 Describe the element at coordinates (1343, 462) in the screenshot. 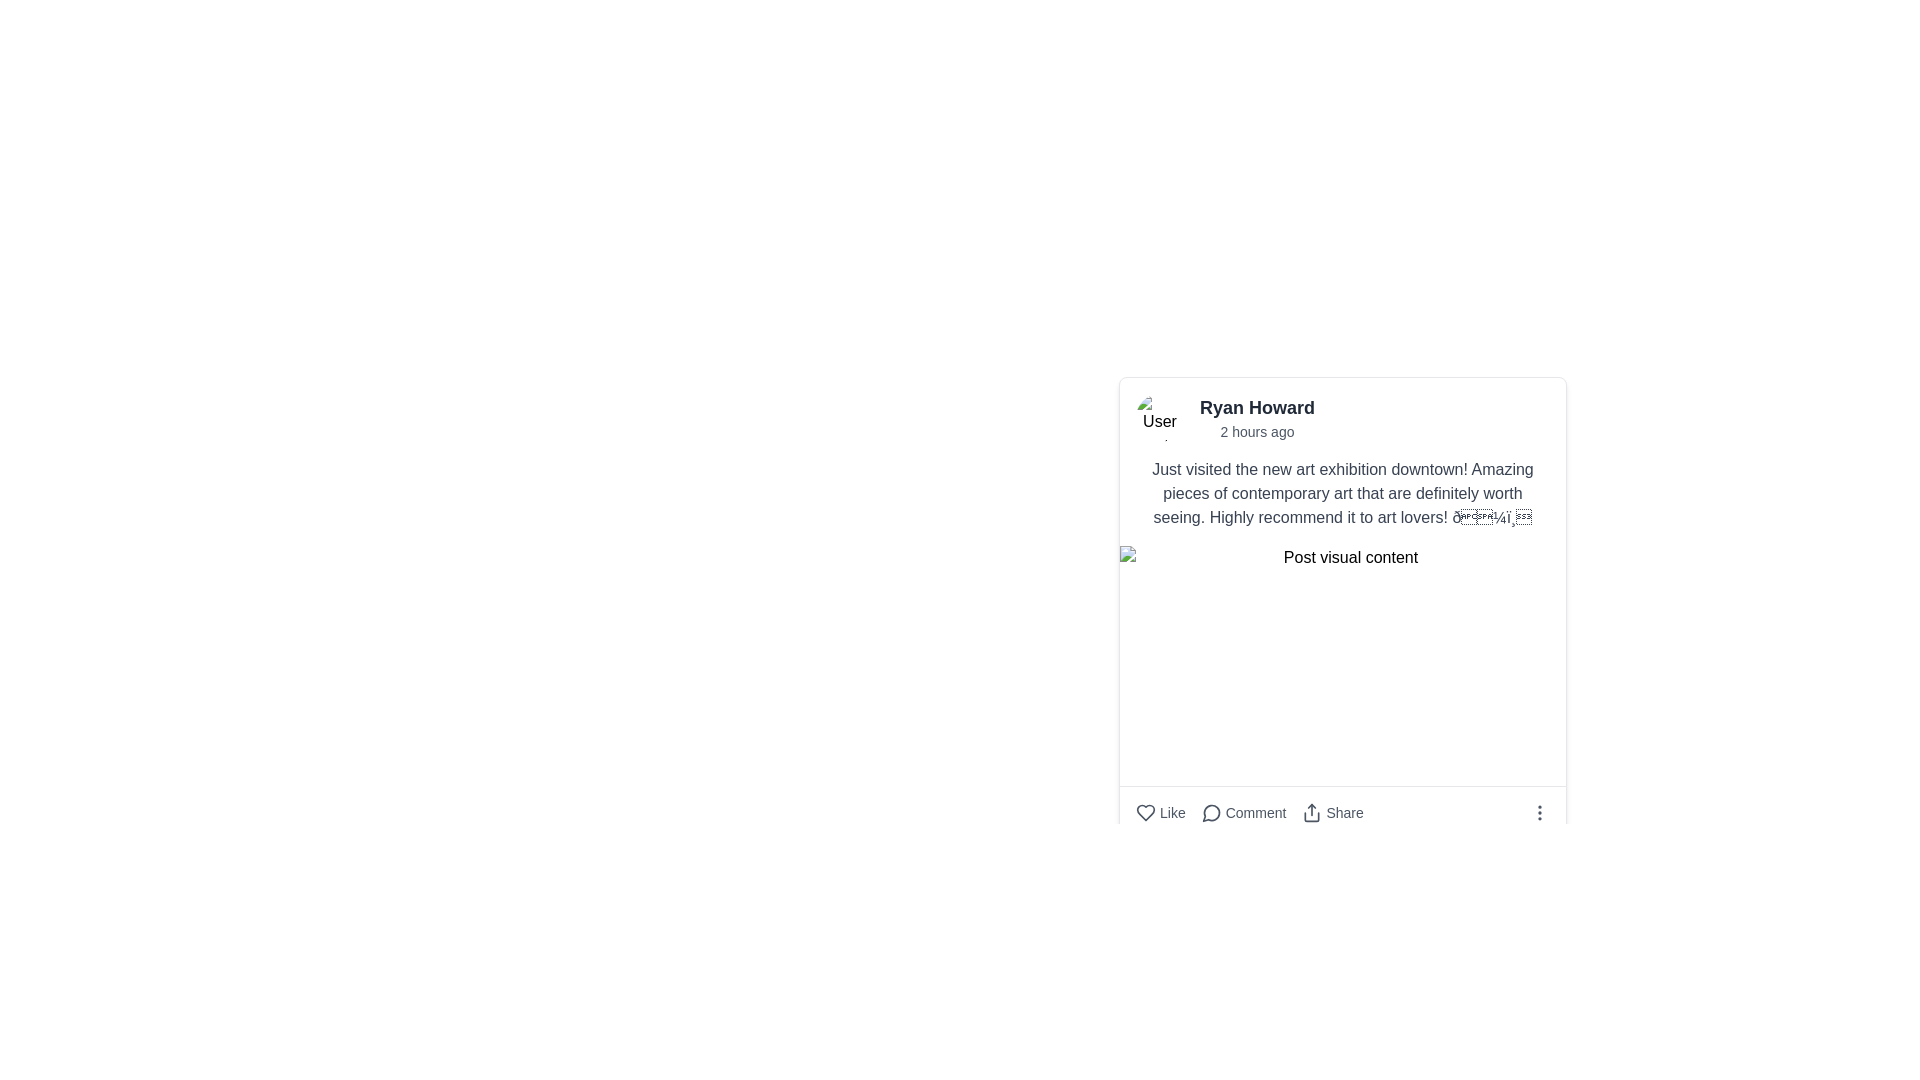

I see `content displayed in the user's post section, which includes their name, time of posting, and post text, located centrally in the post layout` at that location.